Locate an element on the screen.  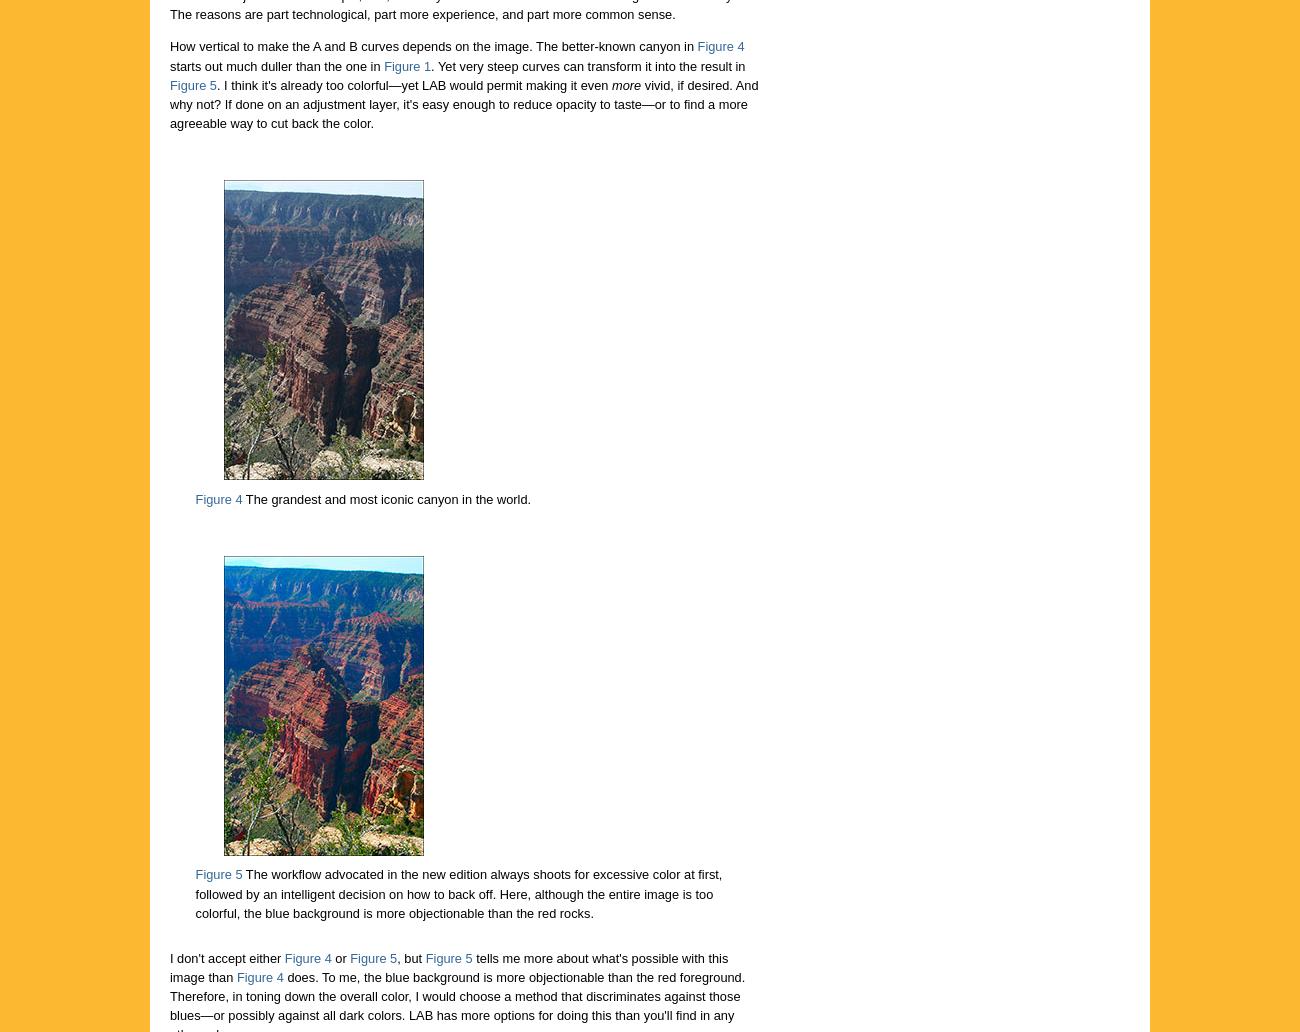
', but' is located at coordinates (411, 956).